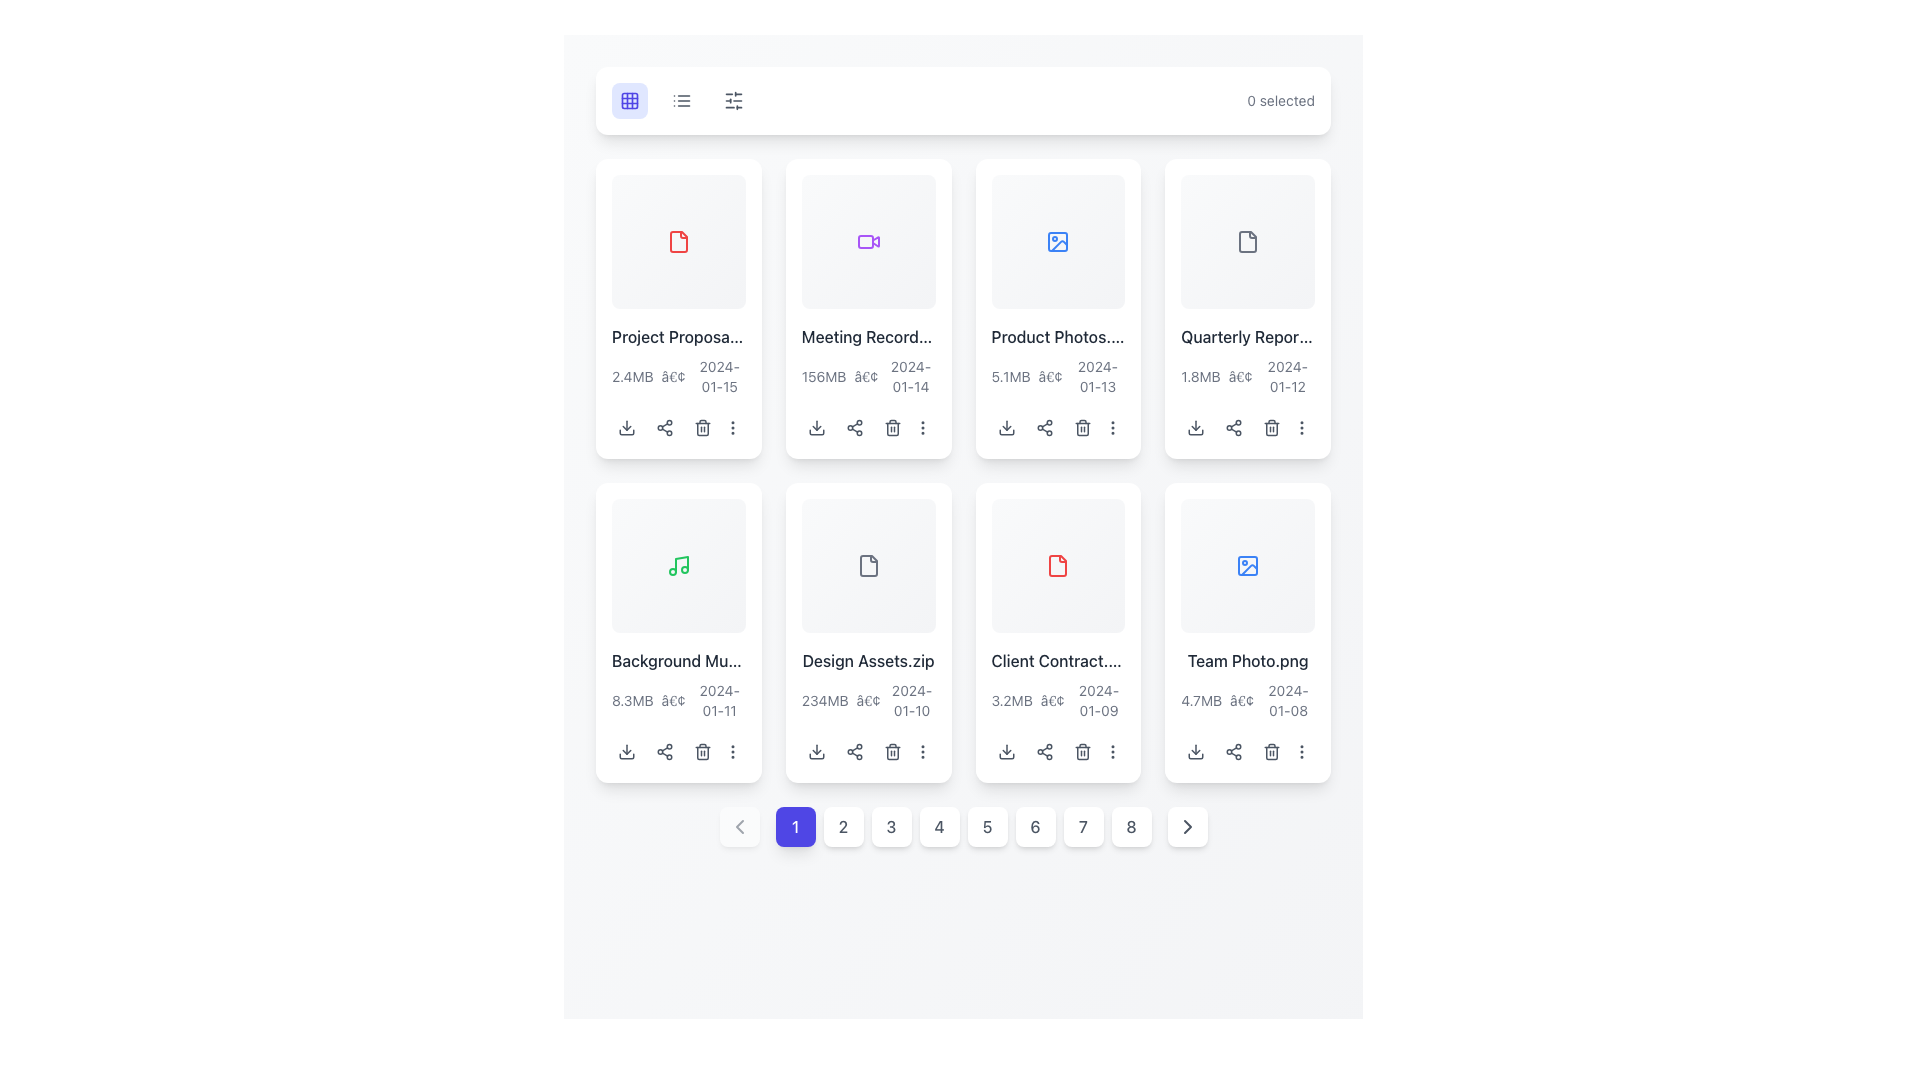 This screenshot has width=1920, height=1080. What do you see at coordinates (1302, 426) in the screenshot?
I see `the 'more options' button, a three-dot icon located` at bounding box center [1302, 426].